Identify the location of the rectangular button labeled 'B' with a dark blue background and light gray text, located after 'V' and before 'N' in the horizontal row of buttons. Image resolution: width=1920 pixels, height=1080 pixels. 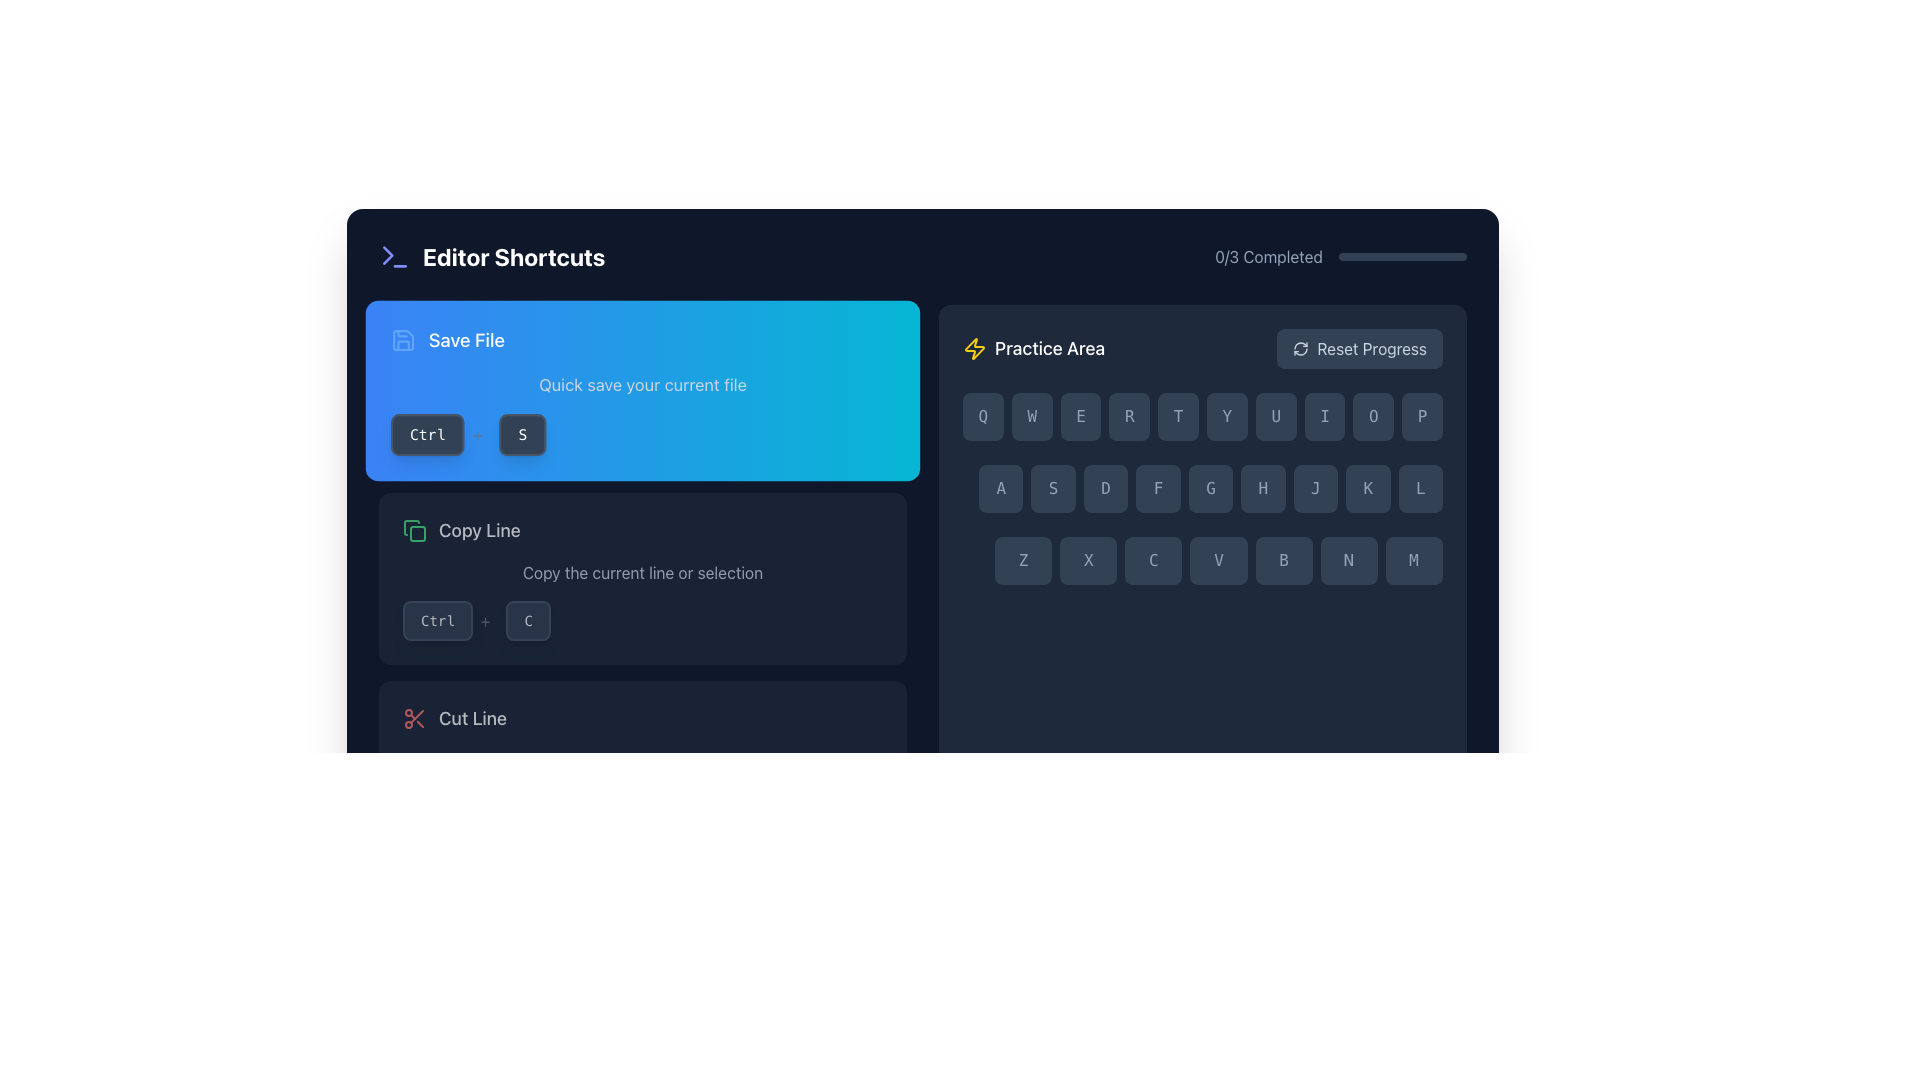
(1283, 560).